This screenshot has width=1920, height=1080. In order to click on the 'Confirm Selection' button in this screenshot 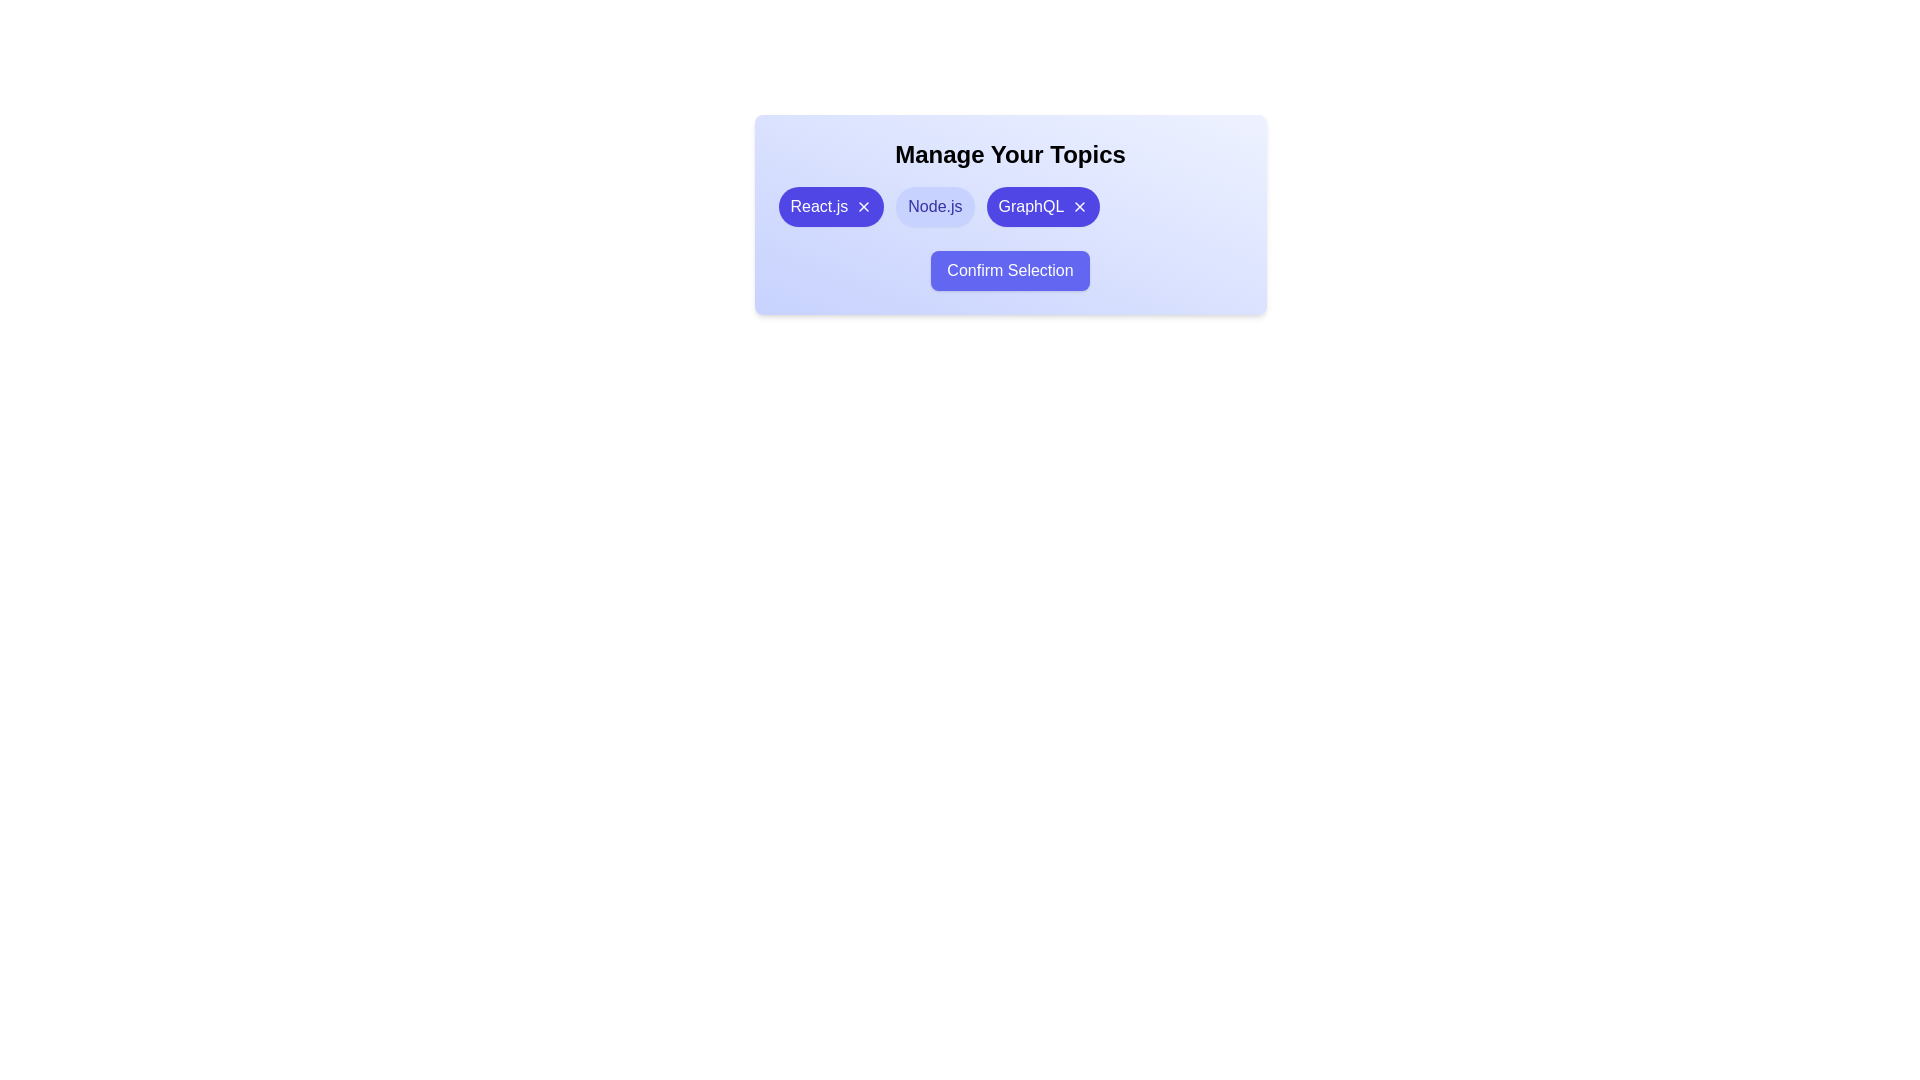, I will do `click(1010, 270)`.